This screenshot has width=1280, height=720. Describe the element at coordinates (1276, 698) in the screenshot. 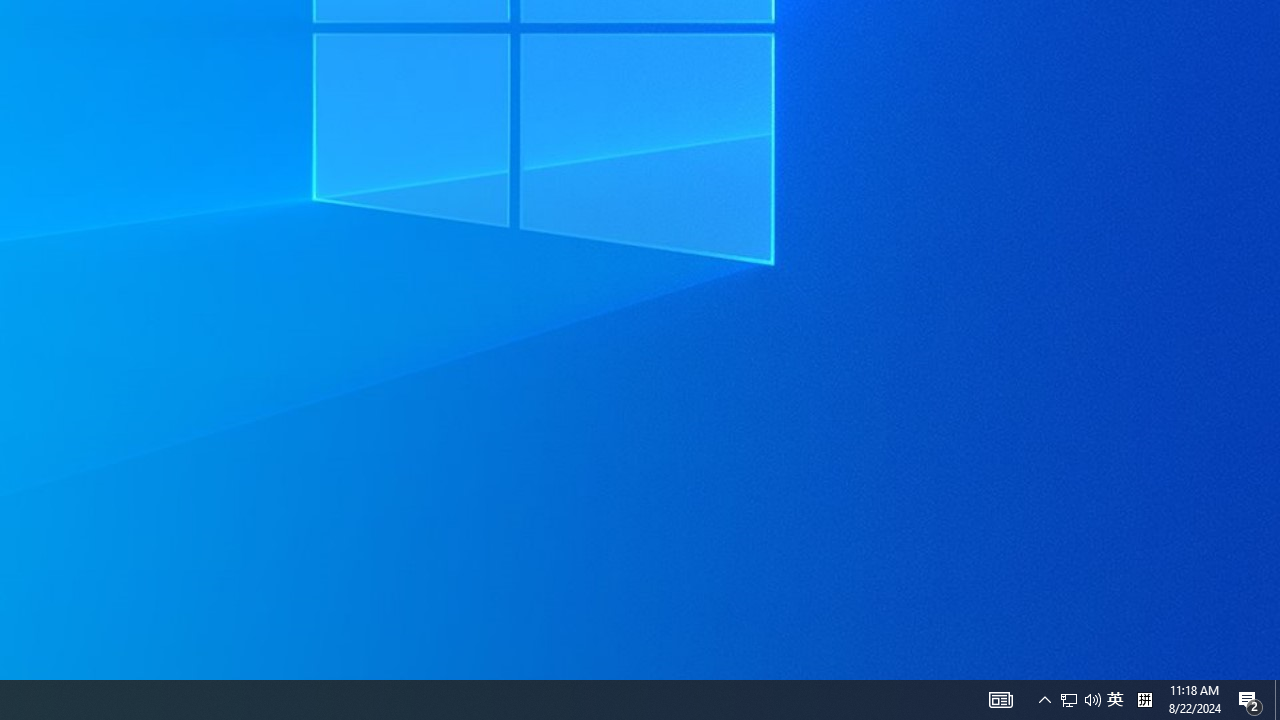

I see `'Show desktop'` at that location.